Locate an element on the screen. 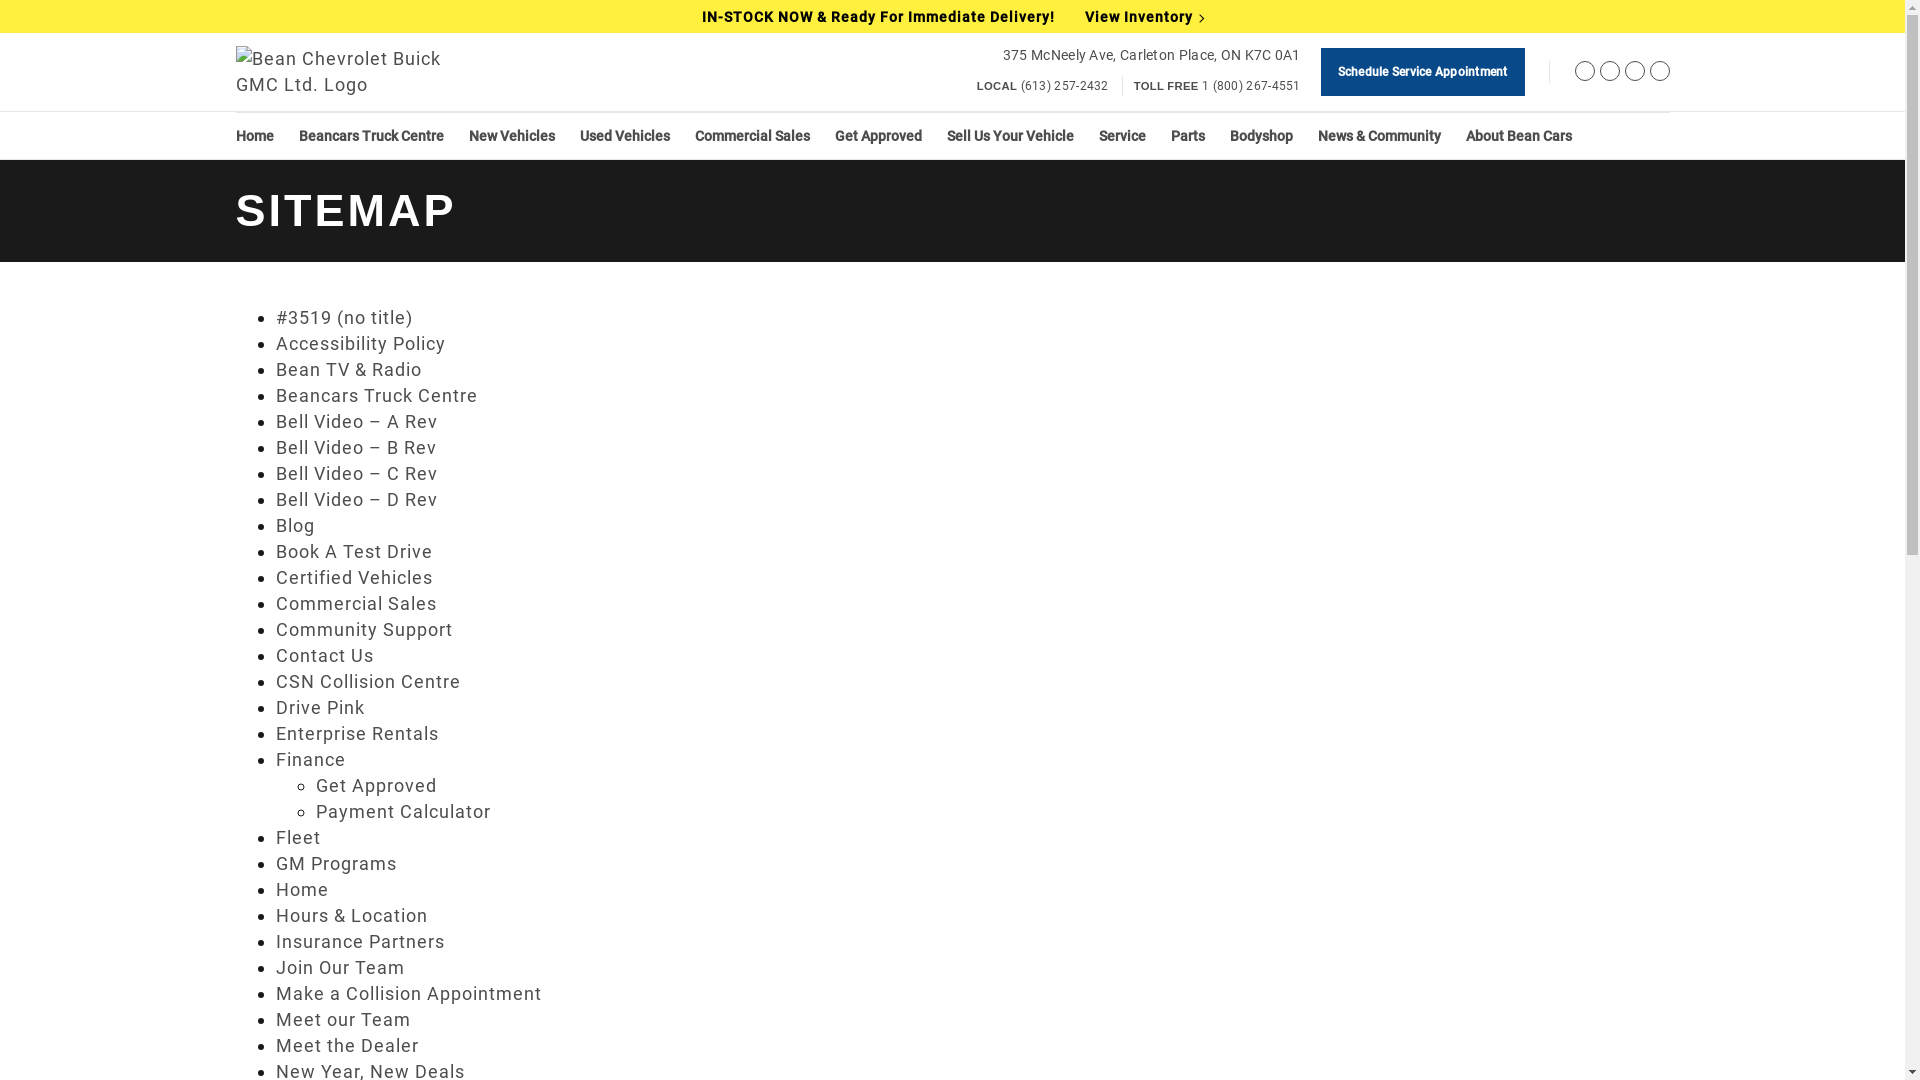 The image size is (1920, 1080). 'Meet our Team' is located at coordinates (343, 1019).